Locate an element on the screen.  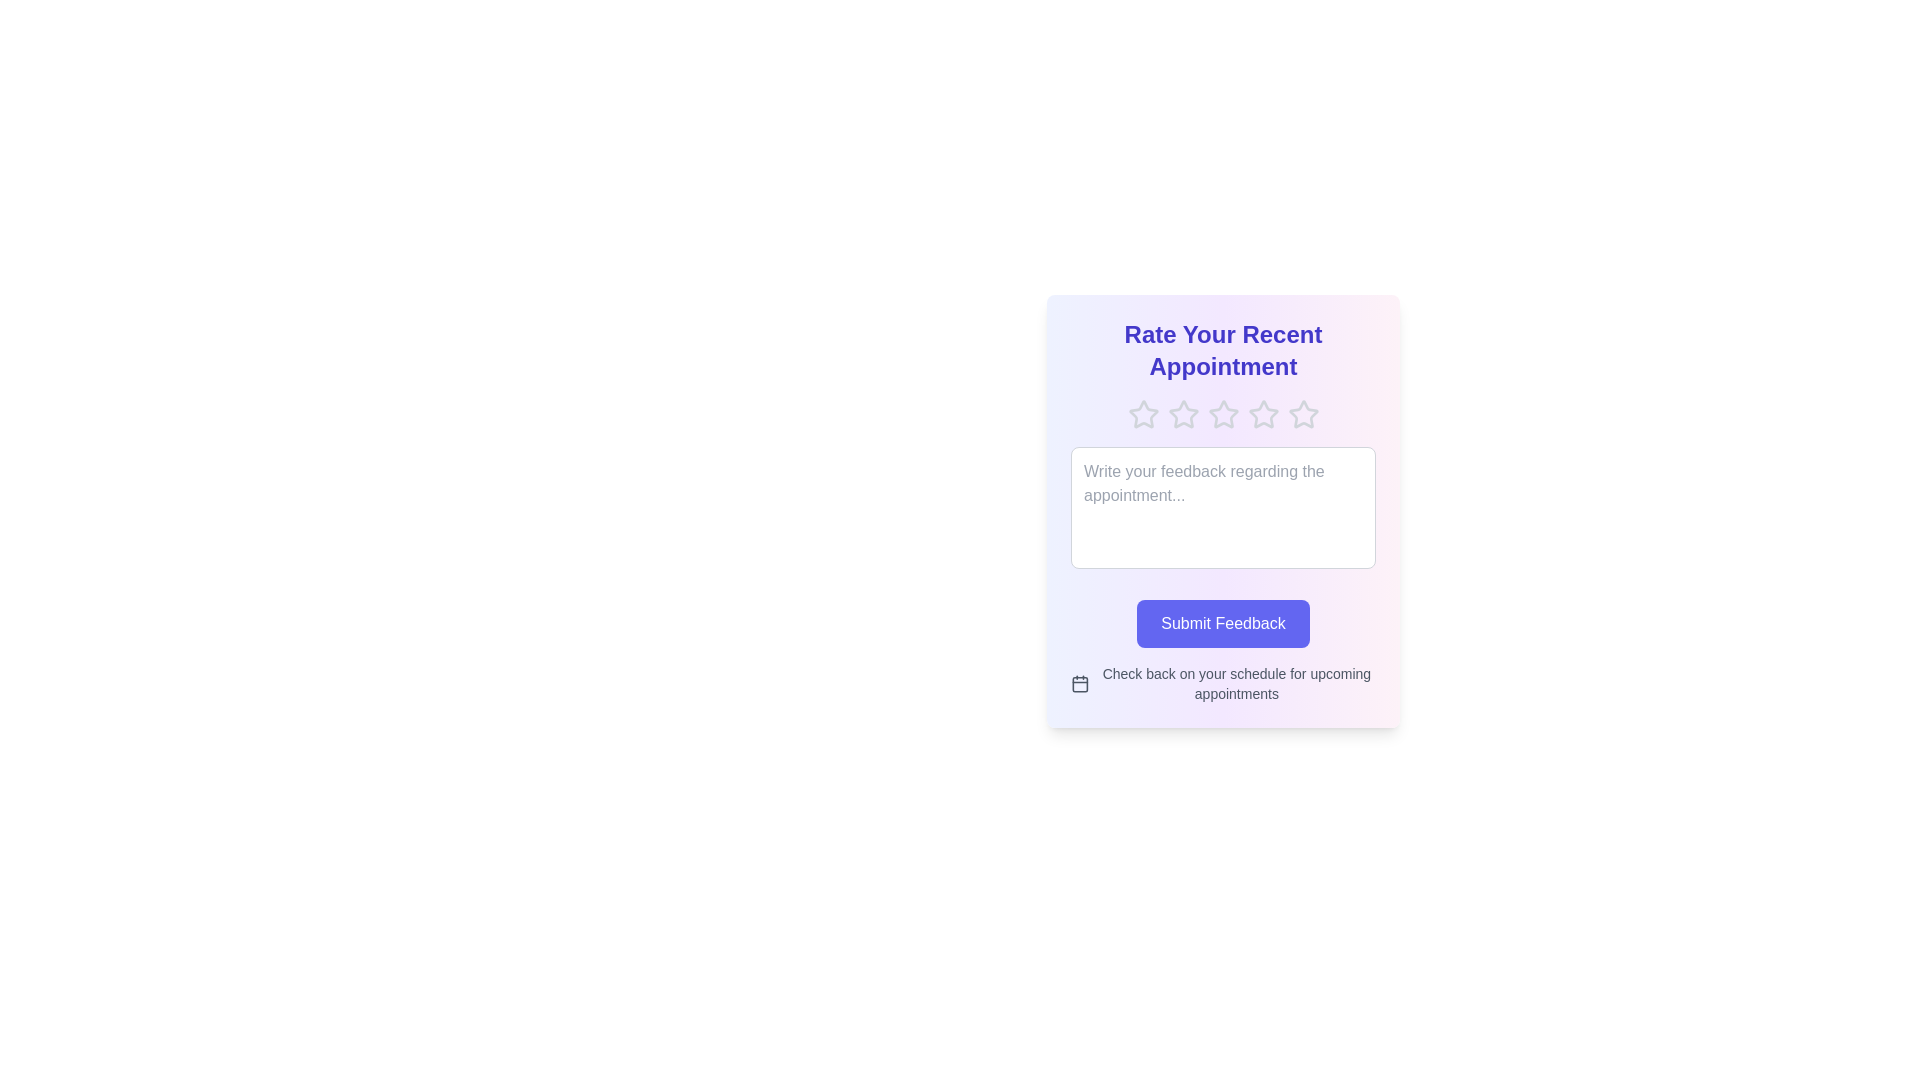
the star corresponding to 5 to preview the rating is located at coordinates (1303, 414).